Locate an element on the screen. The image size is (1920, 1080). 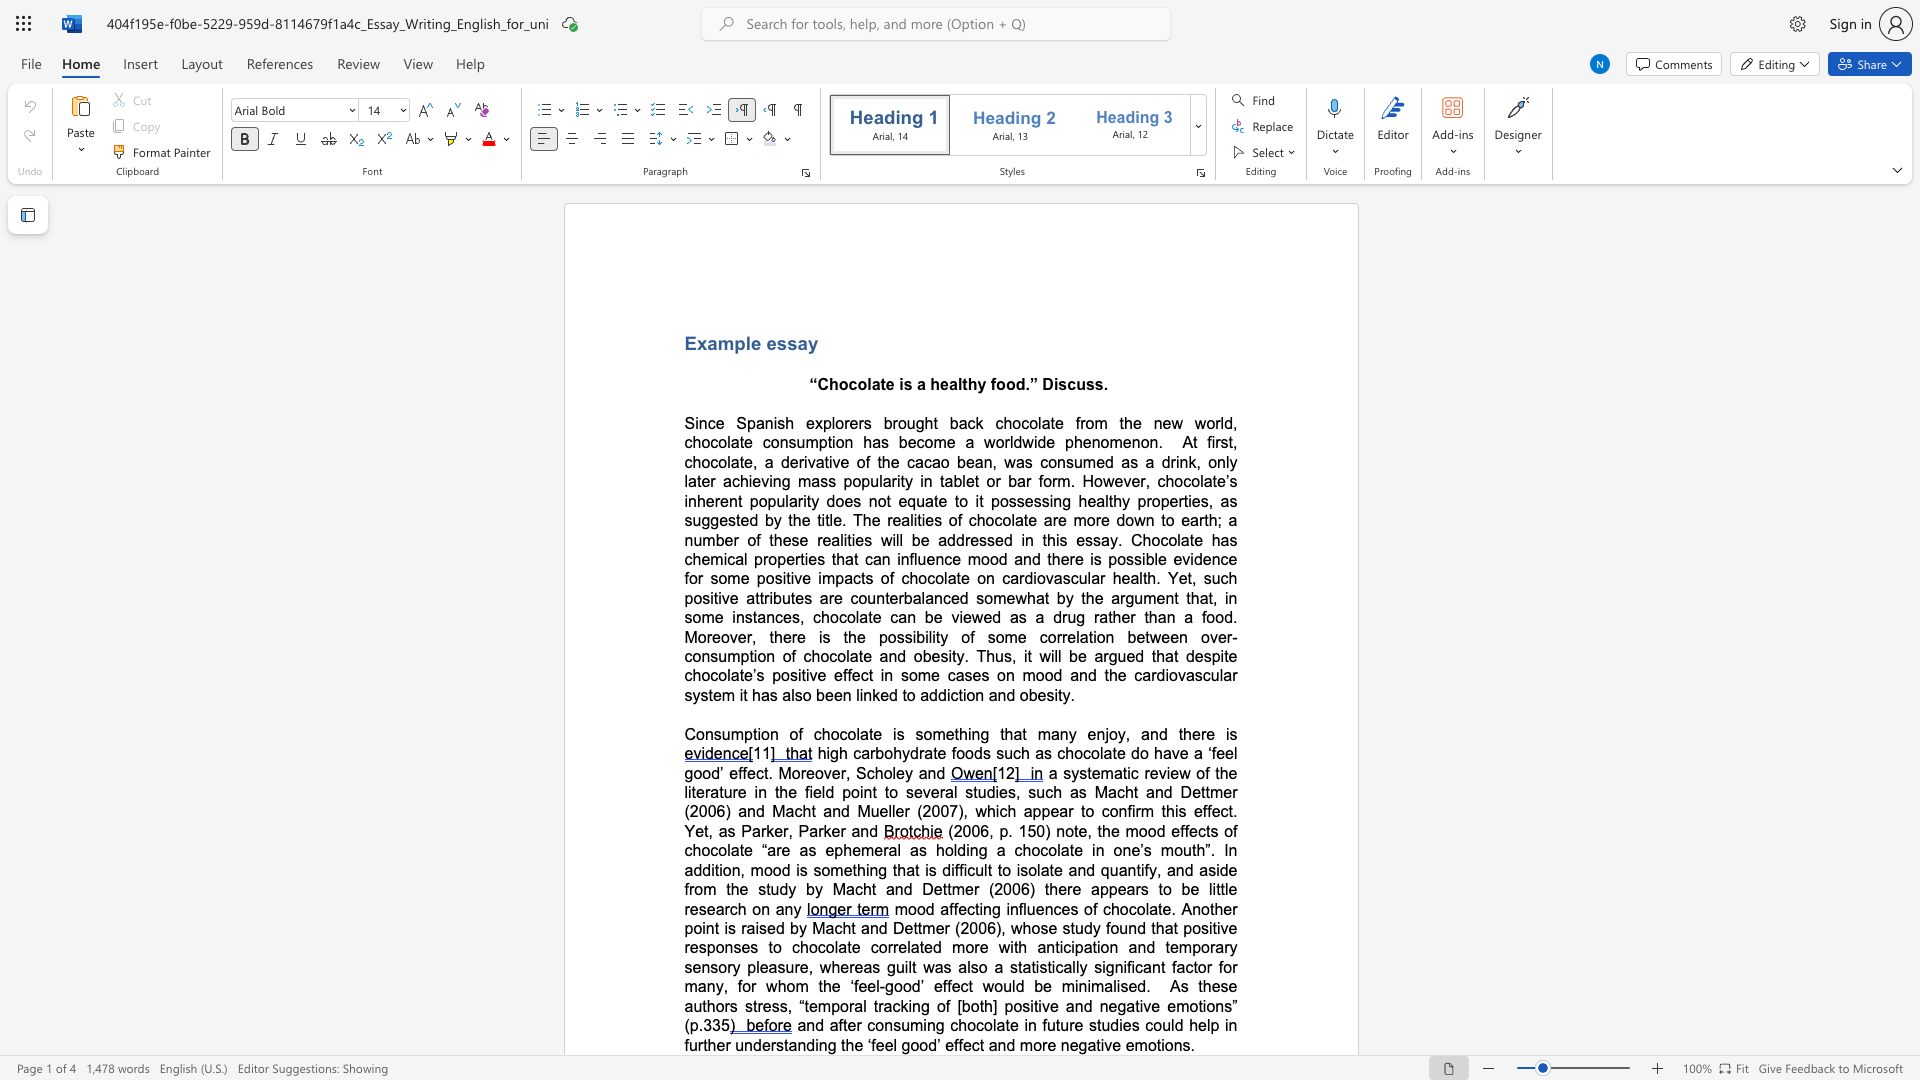
the subset text "he mood effects of chocolate “are as ephemeral as holding a chocolate in one’s mo" within the text "(2006, p. 150) note, the mood effects of chocolate “are as ephemeral as holding a chocolate in one’s mout" is located at coordinates (1101, 831).